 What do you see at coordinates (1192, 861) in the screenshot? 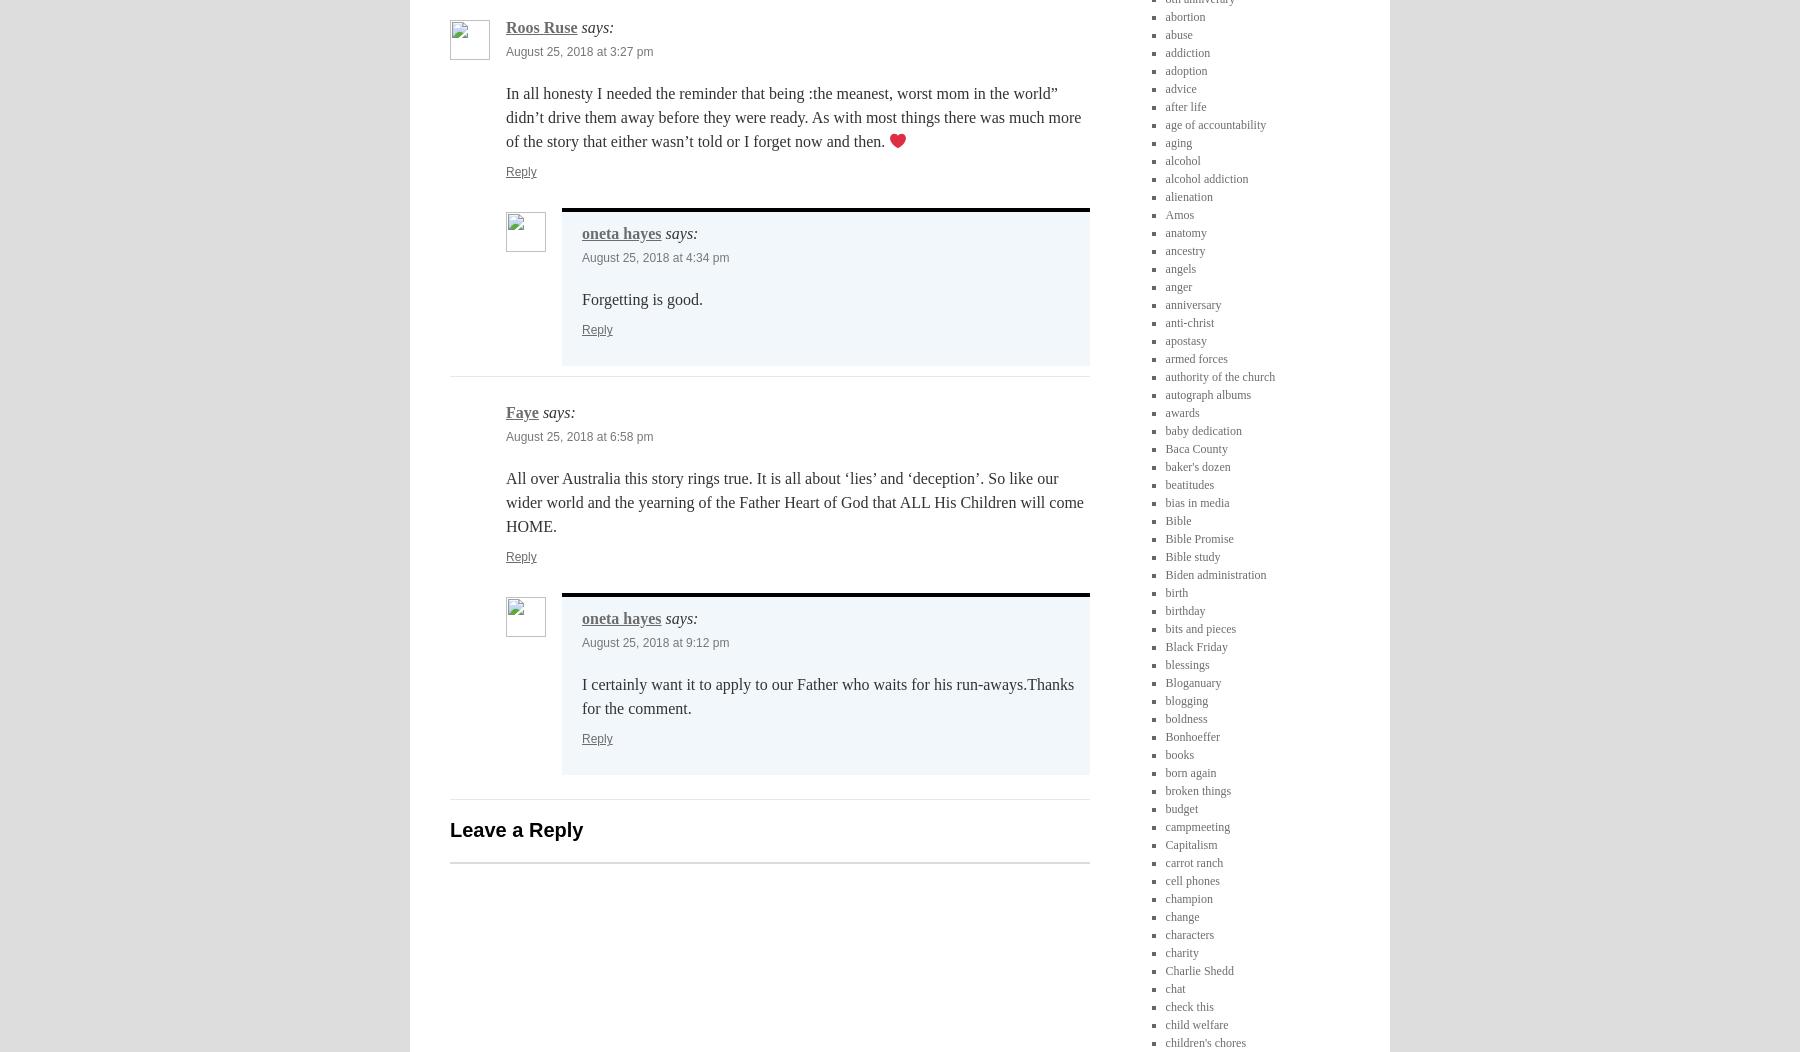
I see `'carrot ranch'` at bounding box center [1192, 861].